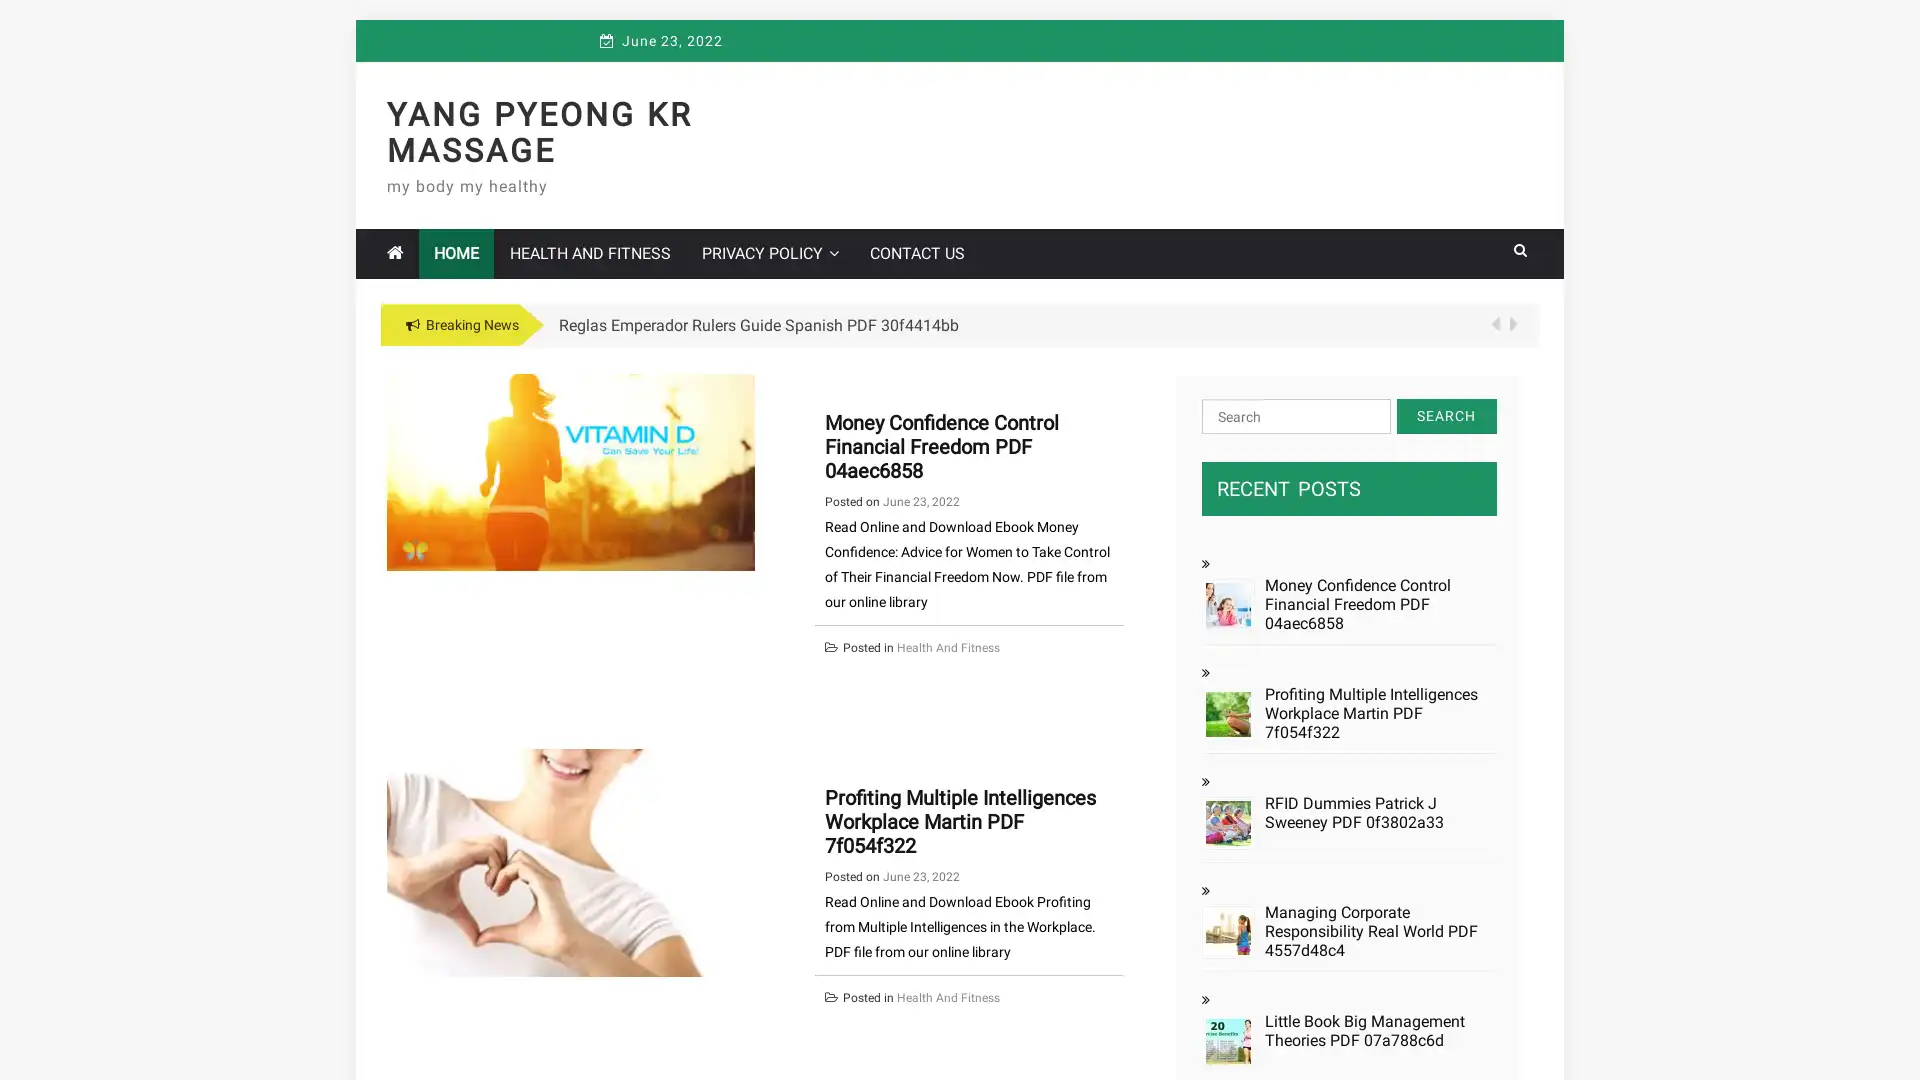  Describe the element at coordinates (1445, 415) in the screenshot. I see `Search` at that location.